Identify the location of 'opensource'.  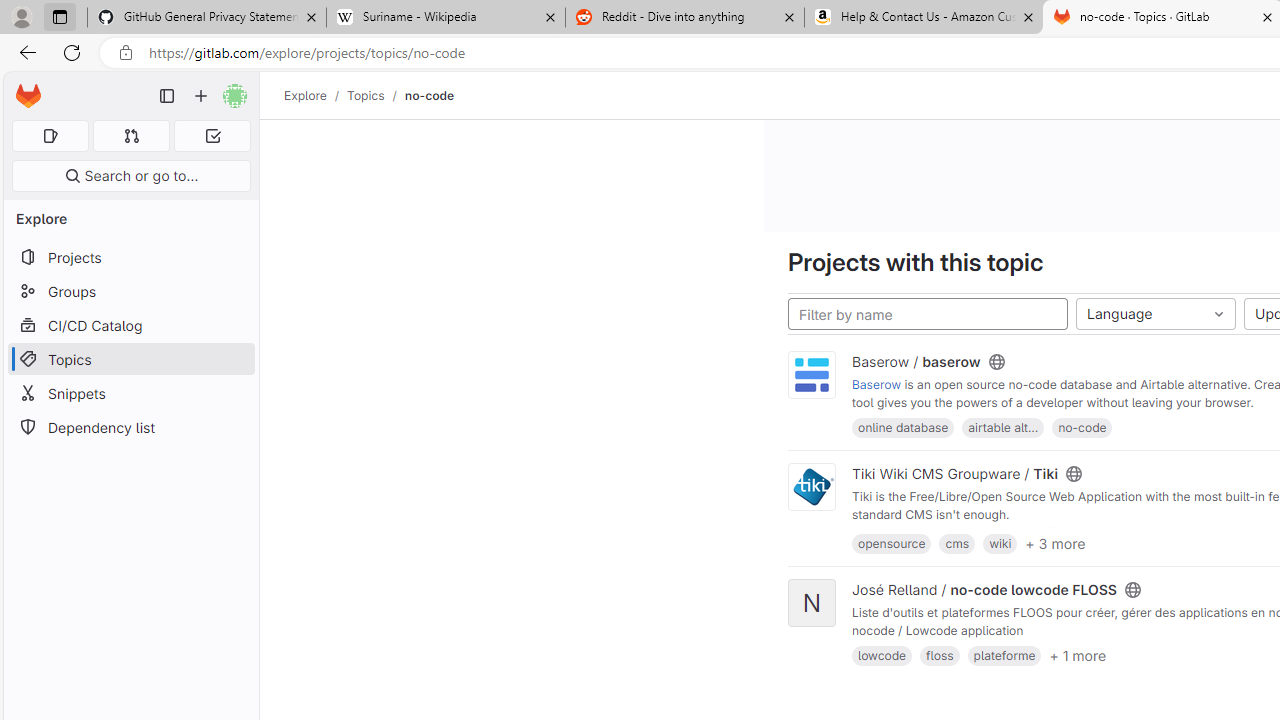
(890, 543).